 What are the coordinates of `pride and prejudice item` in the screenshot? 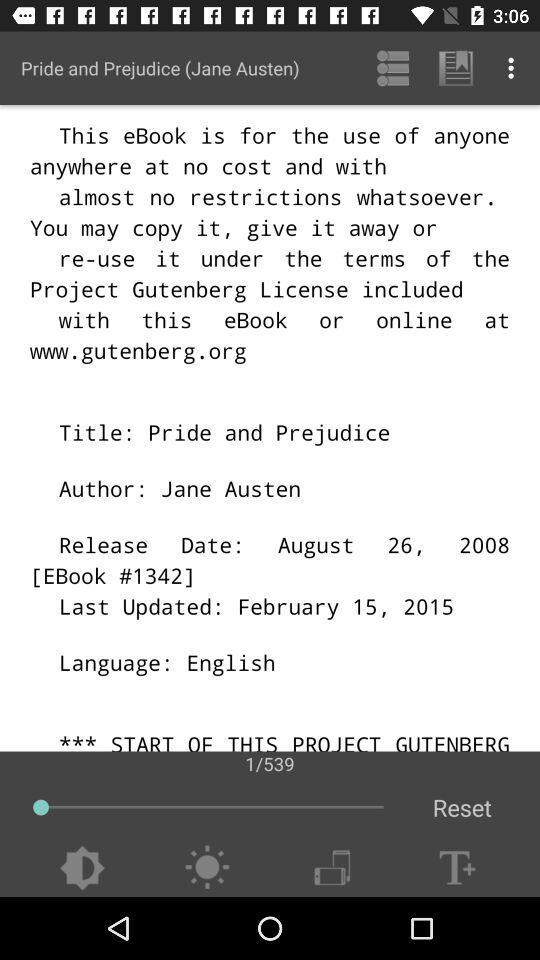 It's located at (159, 68).